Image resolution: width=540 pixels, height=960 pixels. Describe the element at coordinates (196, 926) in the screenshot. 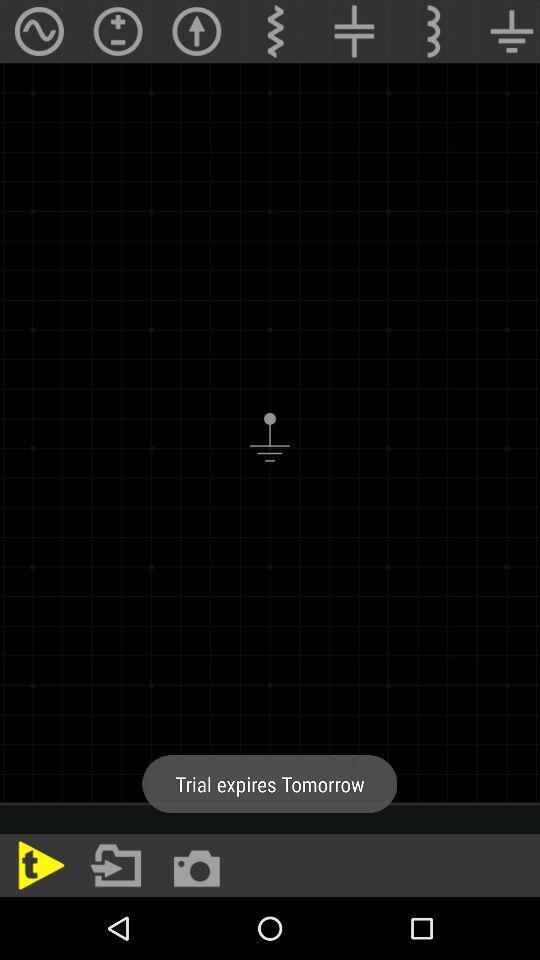

I see `the photo icon` at that location.